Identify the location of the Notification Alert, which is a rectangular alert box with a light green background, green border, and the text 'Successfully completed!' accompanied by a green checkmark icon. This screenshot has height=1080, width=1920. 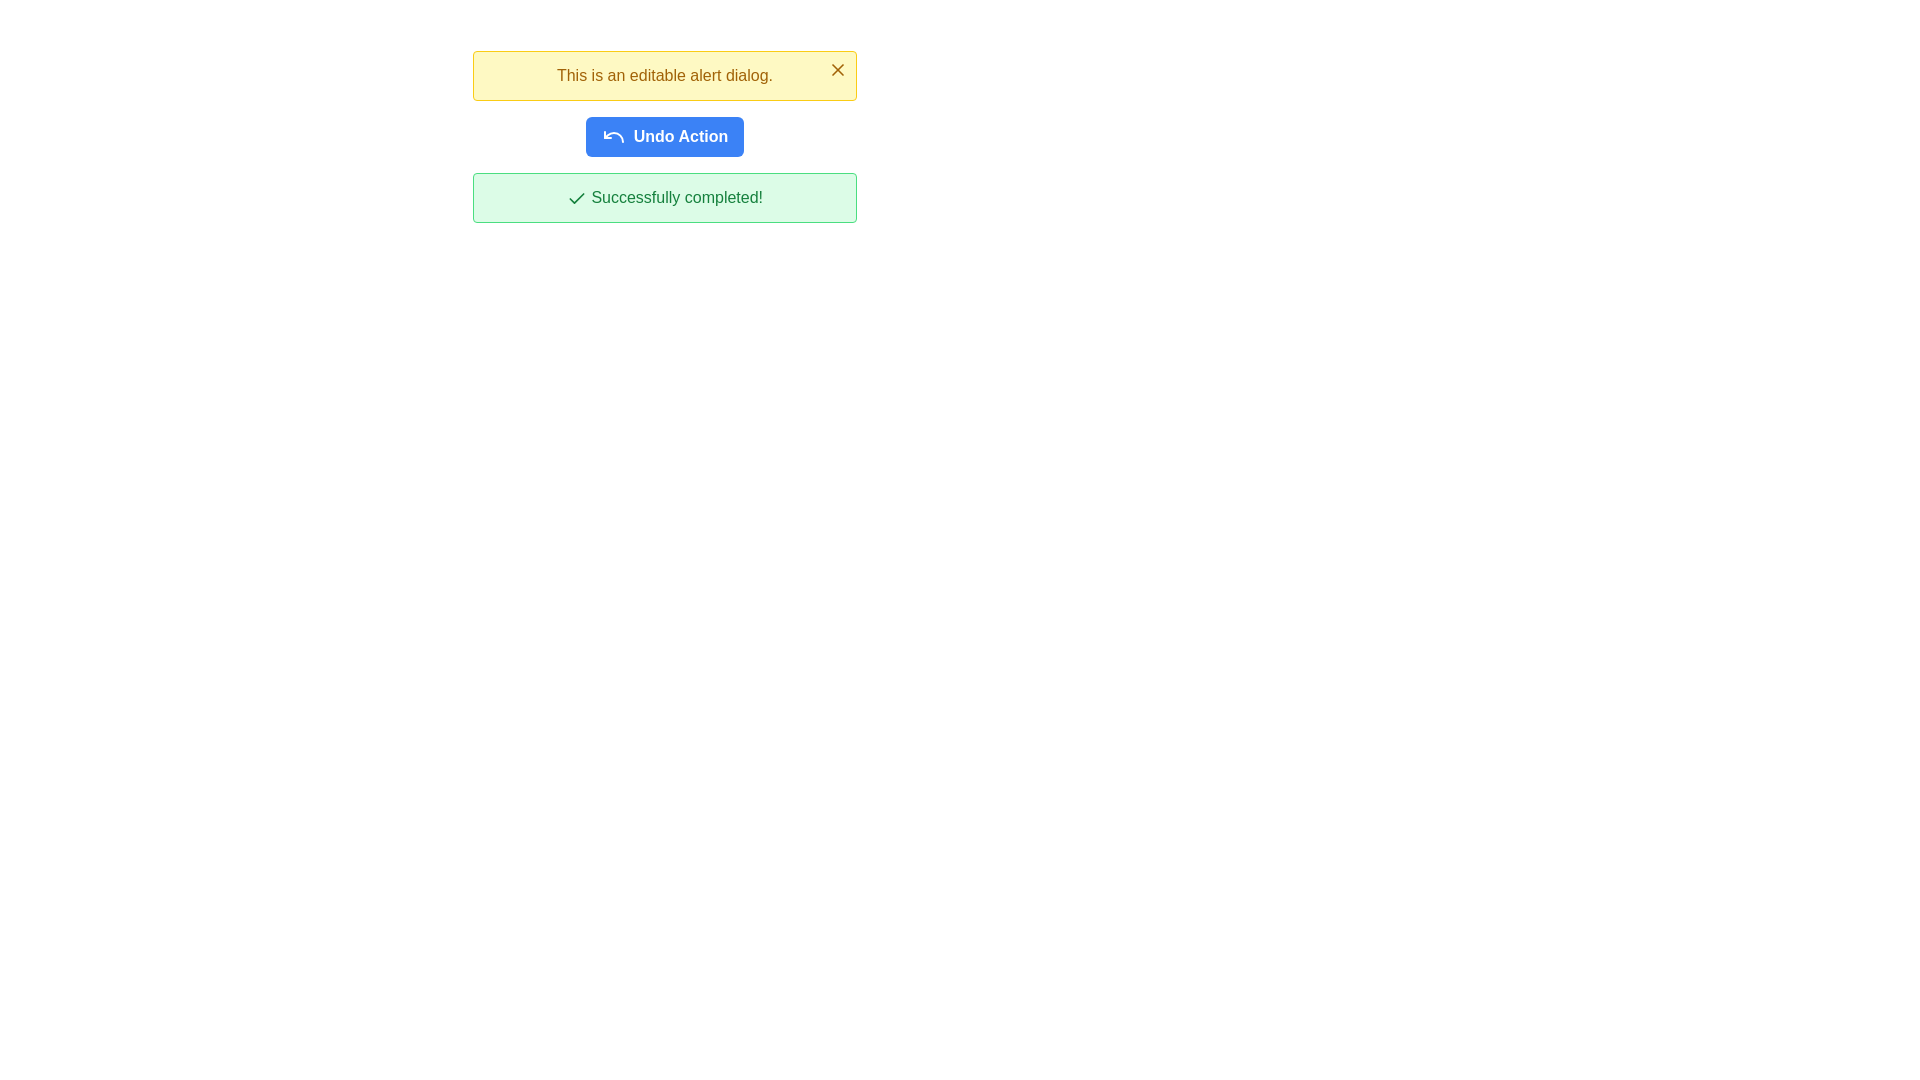
(665, 197).